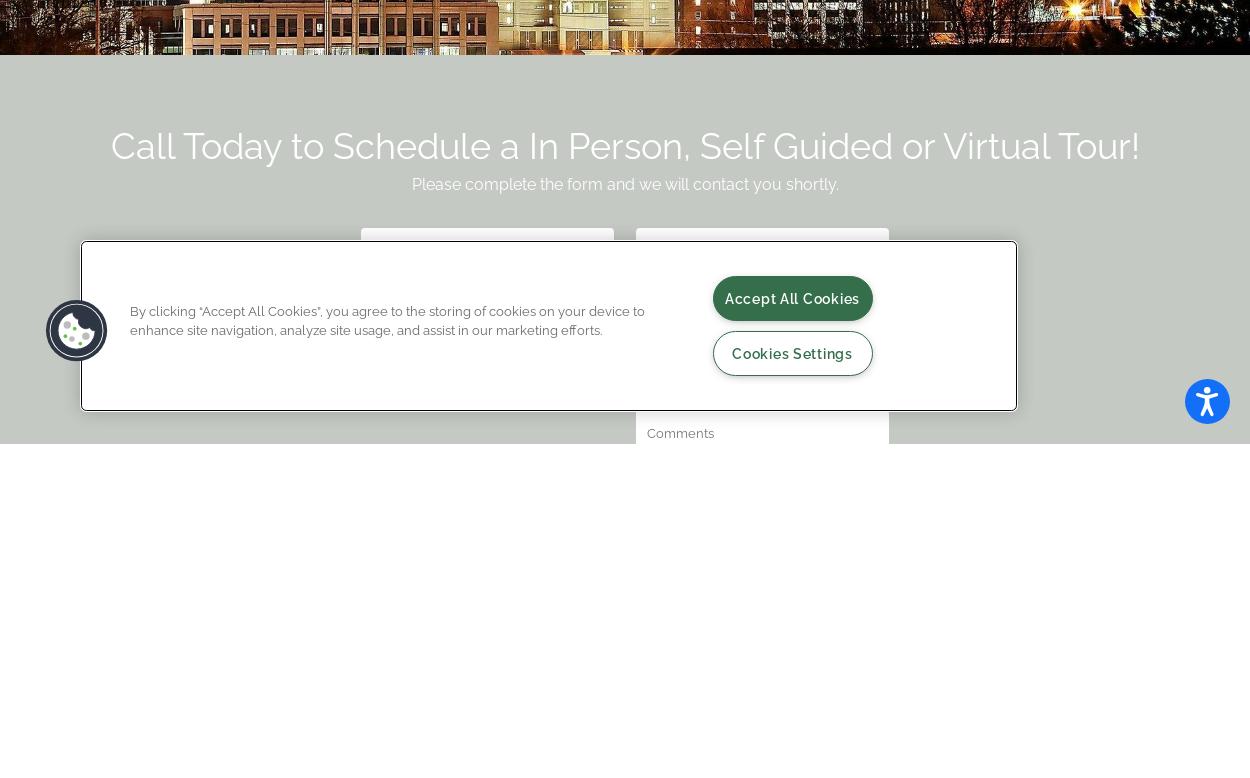 The image size is (1250, 778). I want to click on 'Please complete the form and we will contact you shortly.', so click(411, 184).